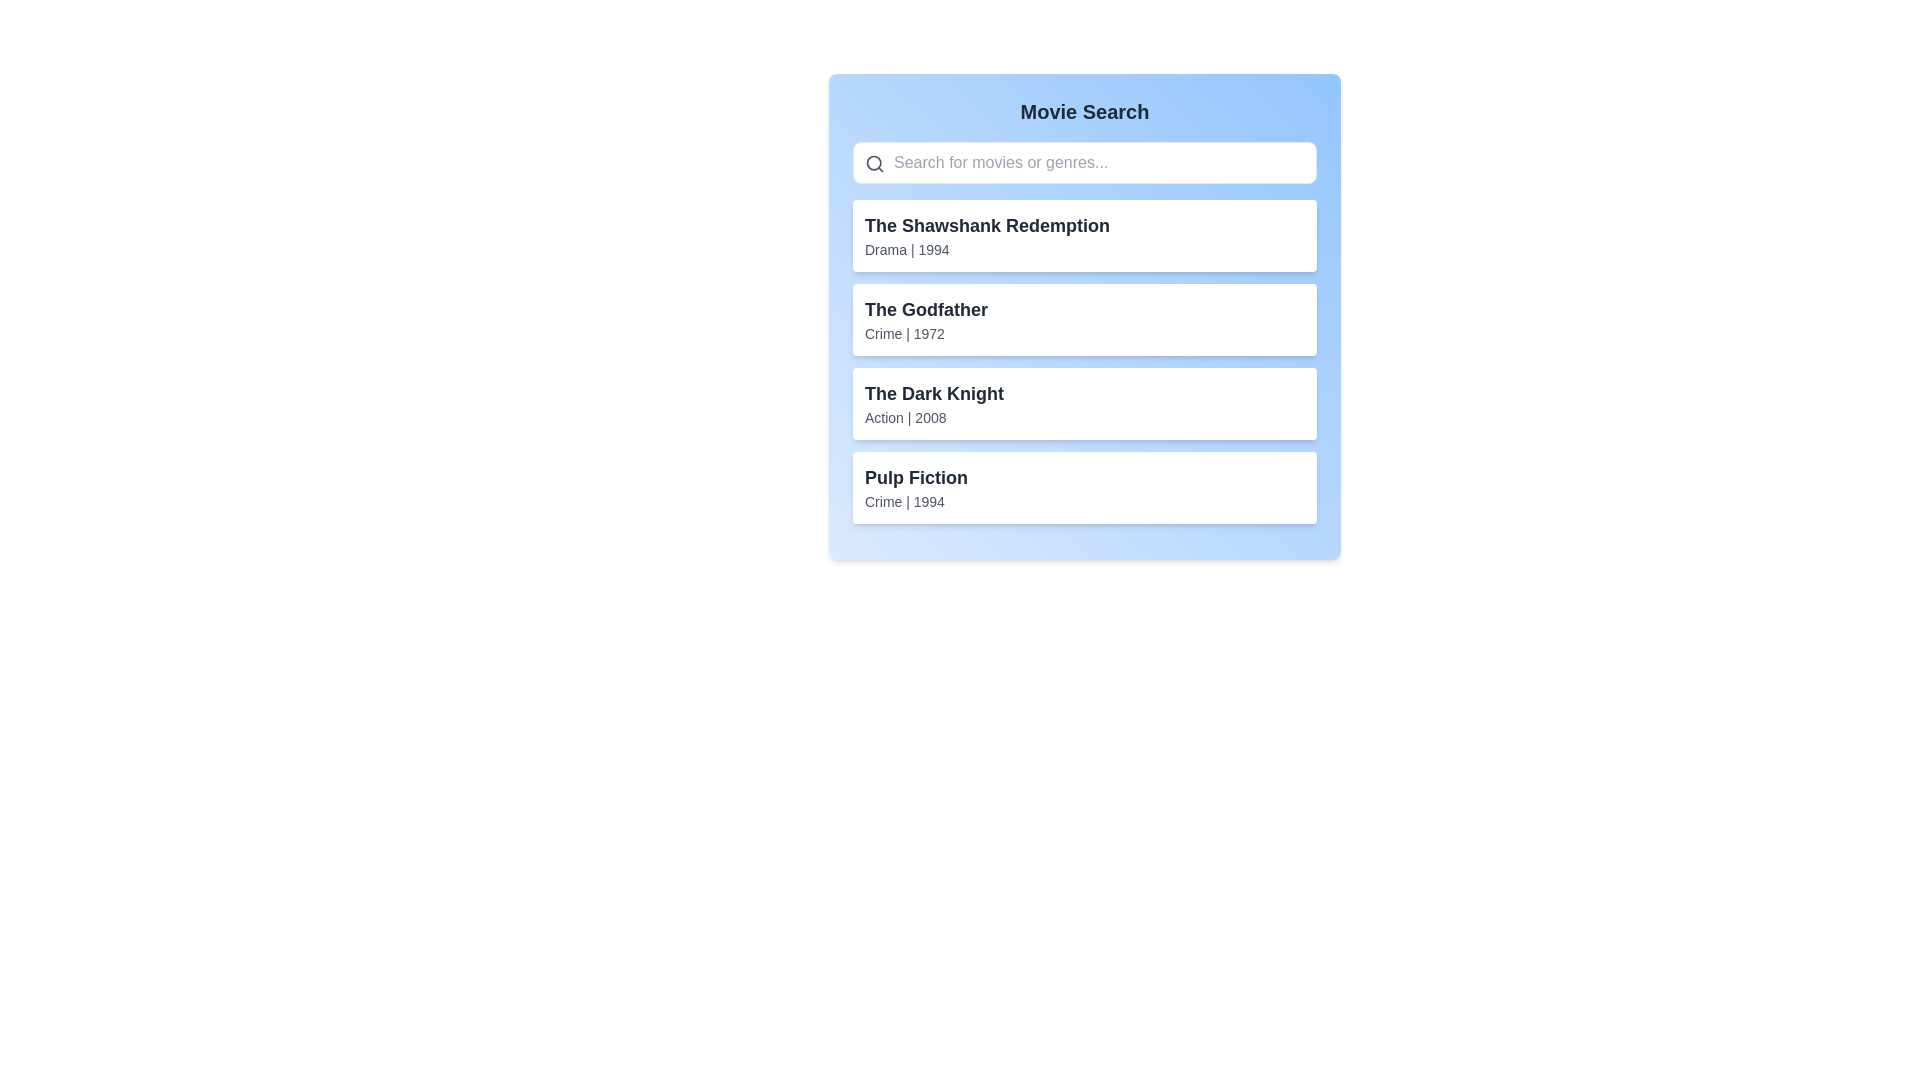 The image size is (1920, 1080). Describe the element at coordinates (874, 162) in the screenshot. I see `the circular SVG element that is part of the search icon, positioned adjacent to the movie or genre input field` at that location.